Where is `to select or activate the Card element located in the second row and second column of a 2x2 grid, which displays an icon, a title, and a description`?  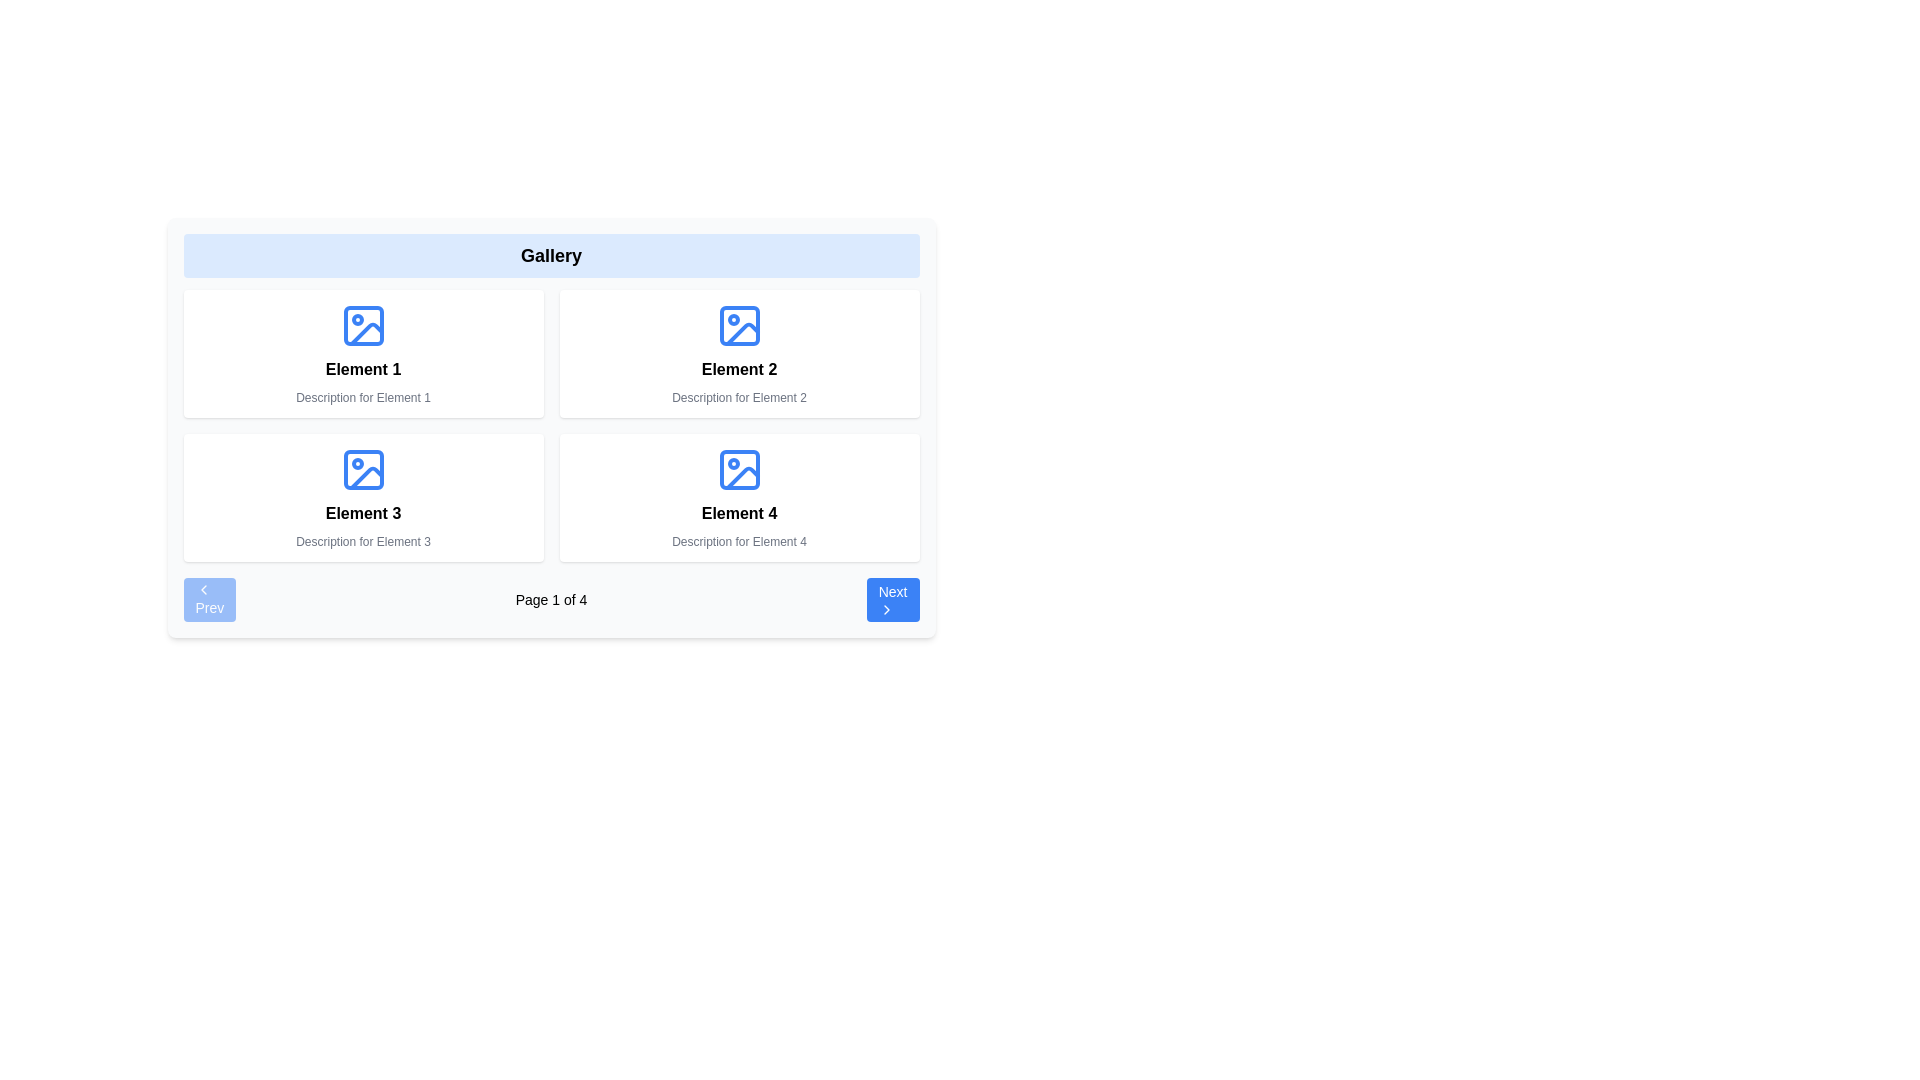 to select or activate the Card element located in the second row and second column of a 2x2 grid, which displays an icon, a title, and a description is located at coordinates (738, 496).